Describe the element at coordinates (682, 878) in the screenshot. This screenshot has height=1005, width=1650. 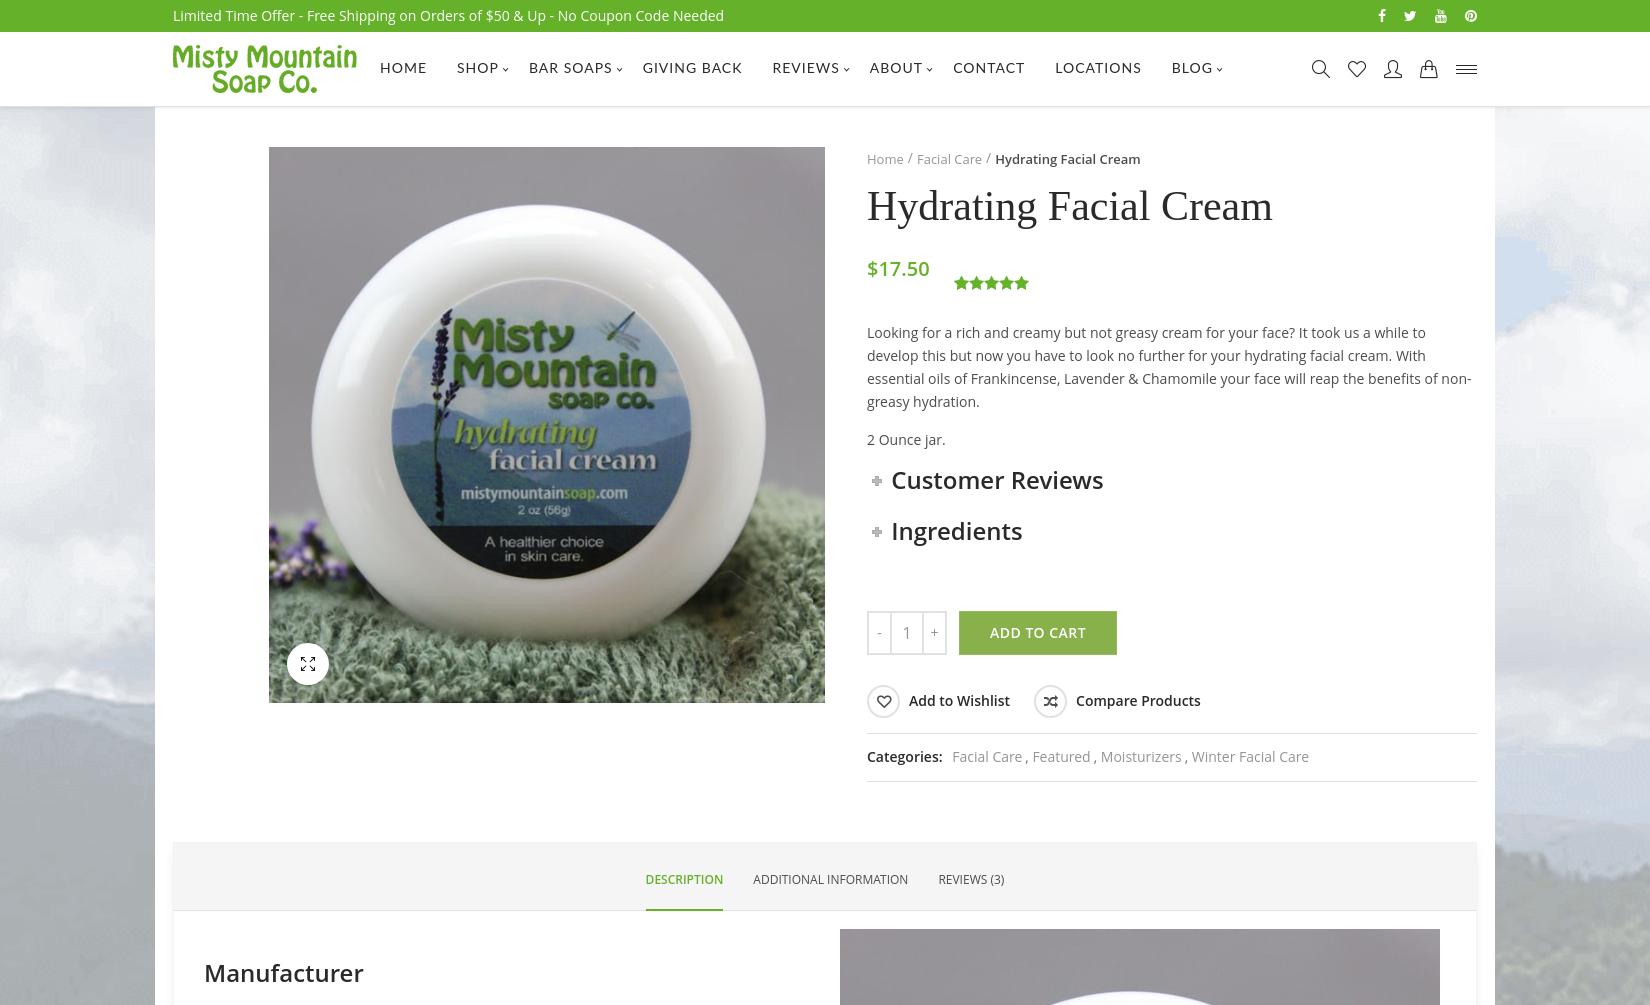
I see `'Description'` at that location.